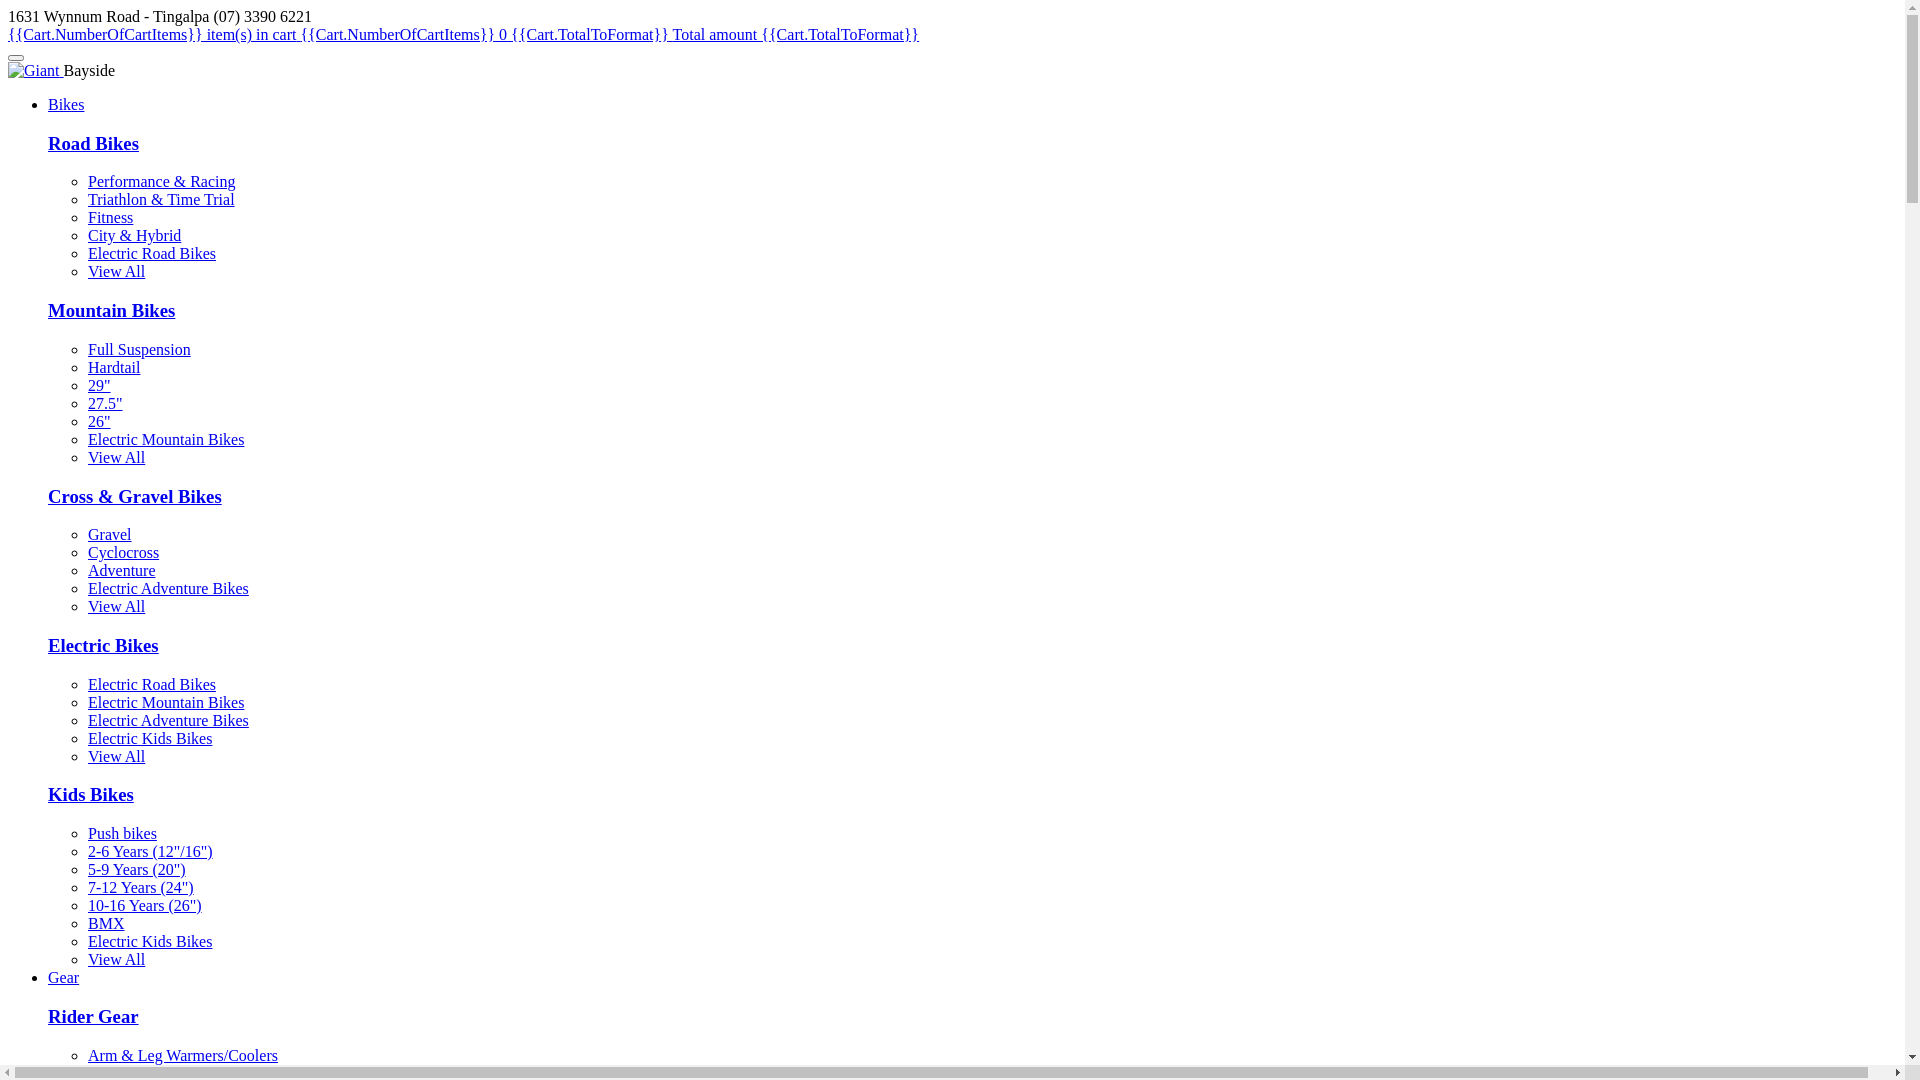 This screenshot has height=1080, width=1920. What do you see at coordinates (66, 104) in the screenshot?
I see `'Bikes'` at bounding box center [66, 104].